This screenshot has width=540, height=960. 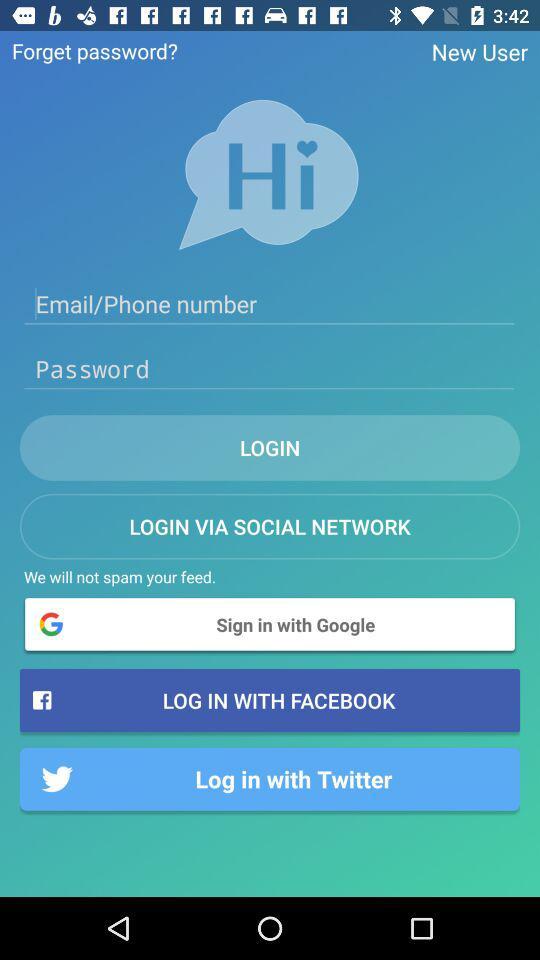 I want to click on enter password box, so click(x=270, y=368).